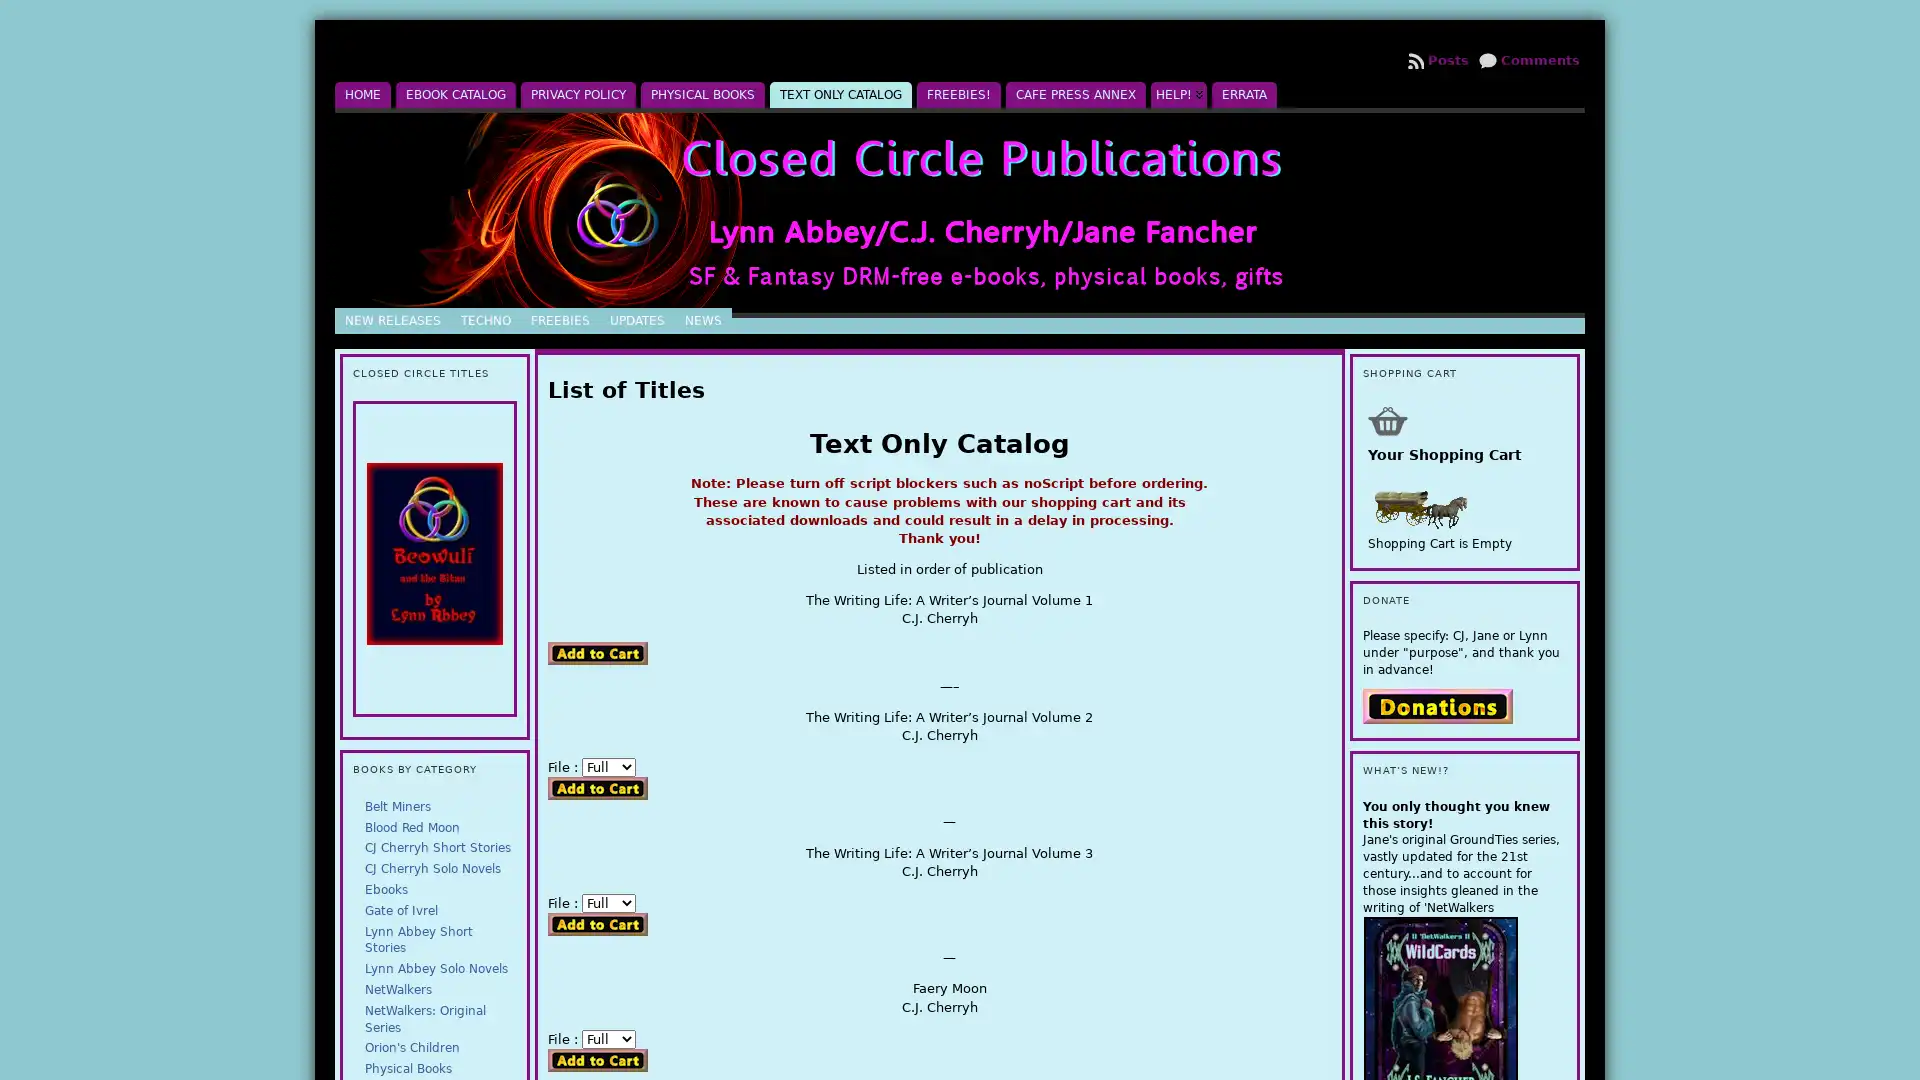  I want to click on Add to Cart, so click(597, 787).